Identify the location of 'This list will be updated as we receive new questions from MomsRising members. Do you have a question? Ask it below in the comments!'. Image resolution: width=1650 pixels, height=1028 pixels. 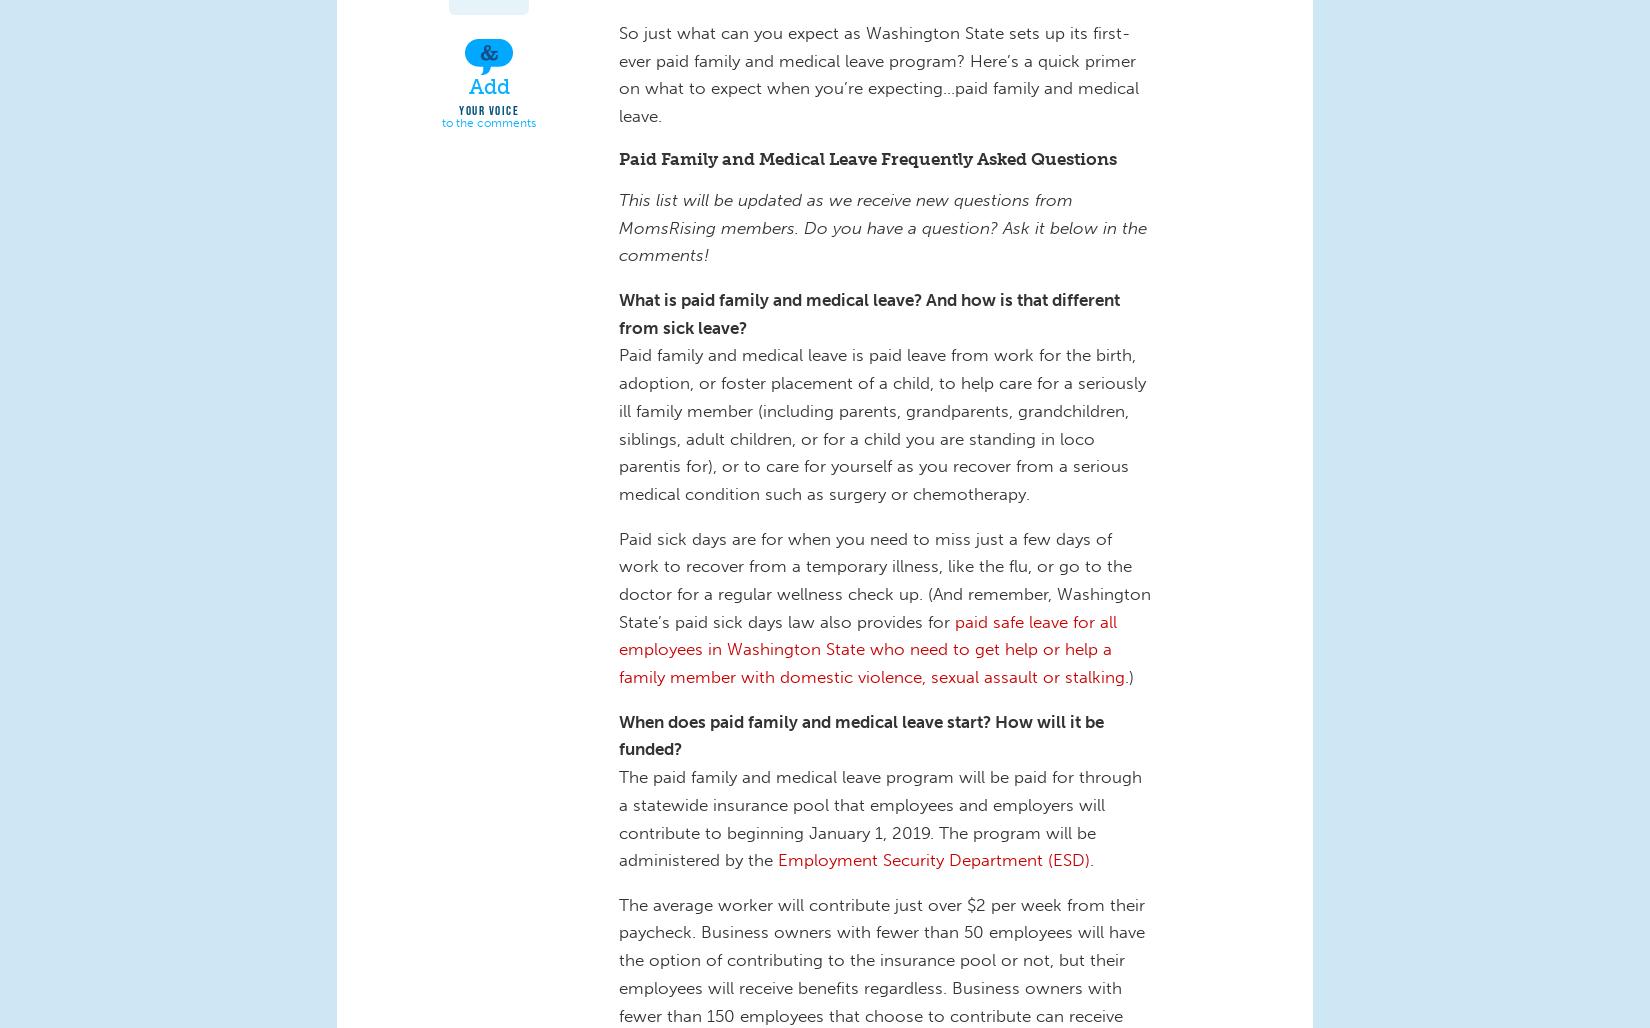
(883, 226).